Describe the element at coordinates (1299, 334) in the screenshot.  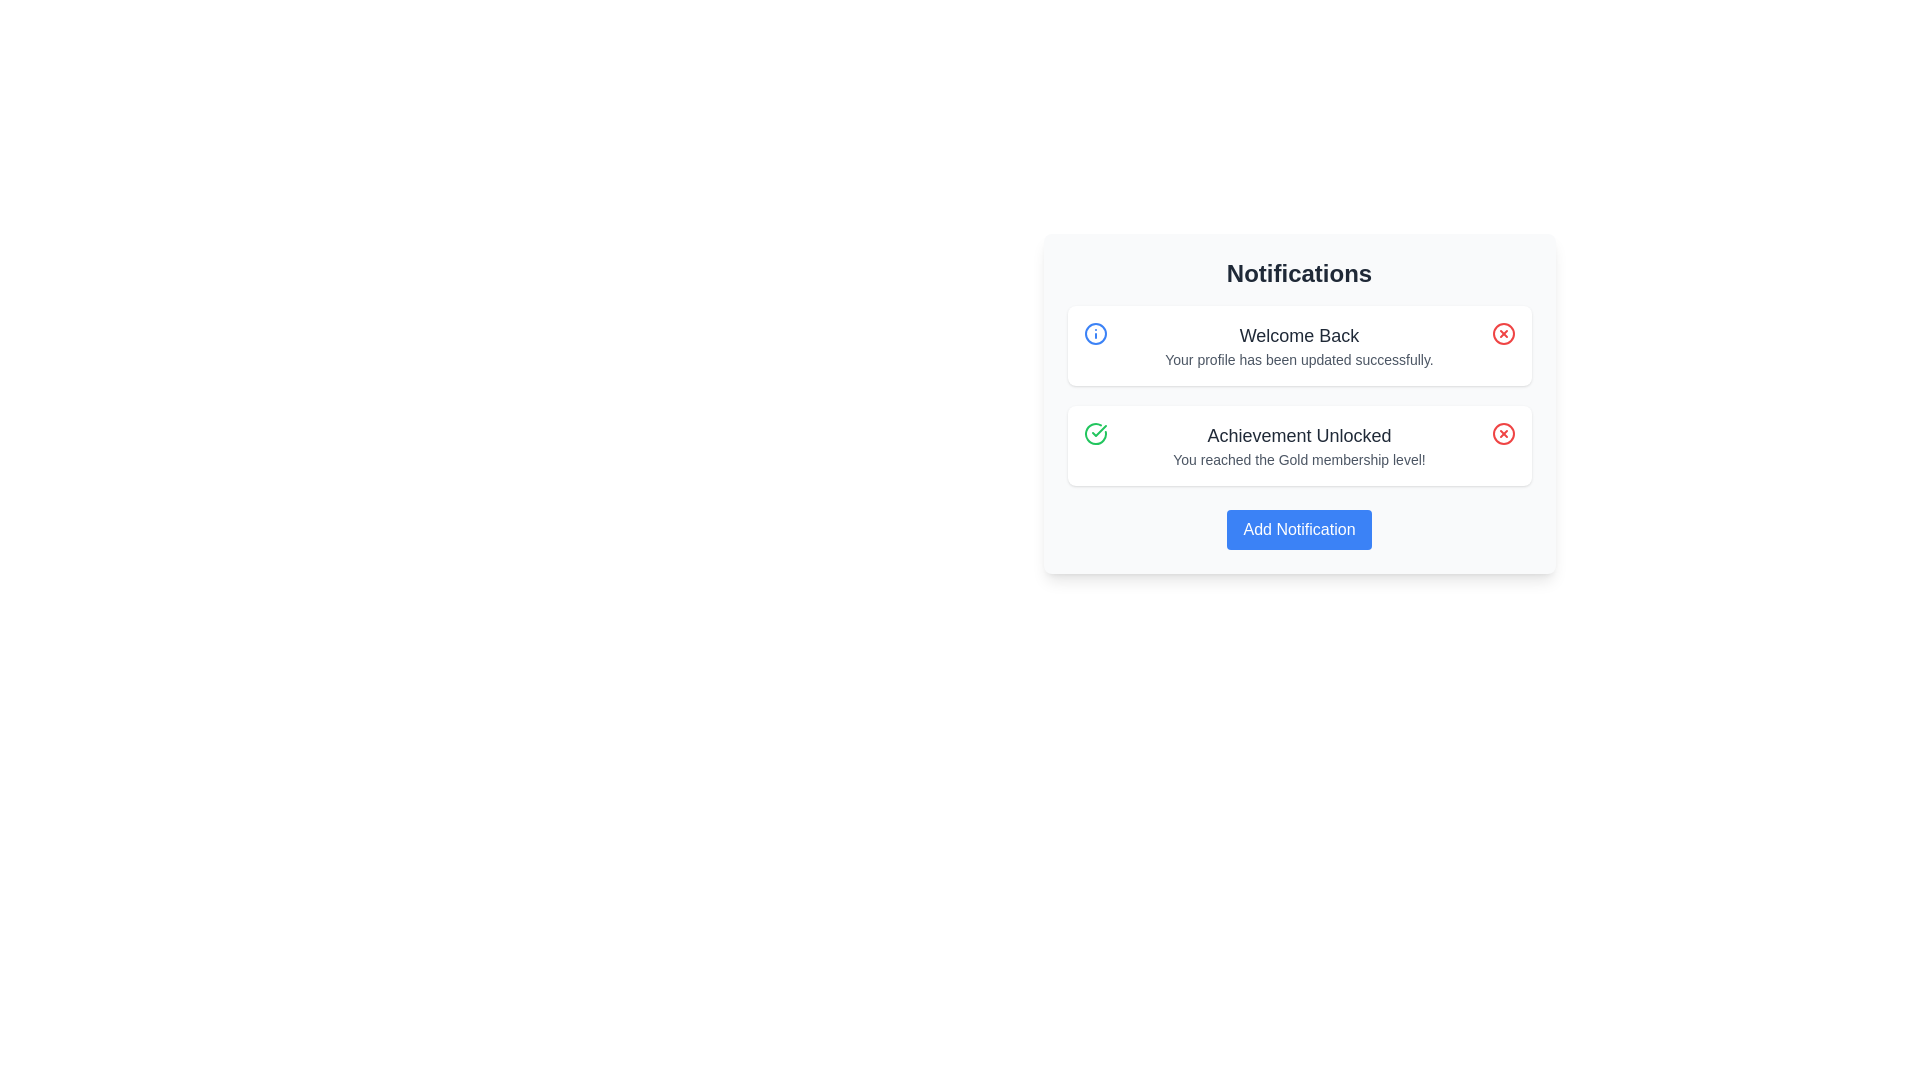
I see `the greeting header text label indicating successful interaction within the first notification card, positioned above the message 'Your profile has been updated successfully'` at that location.